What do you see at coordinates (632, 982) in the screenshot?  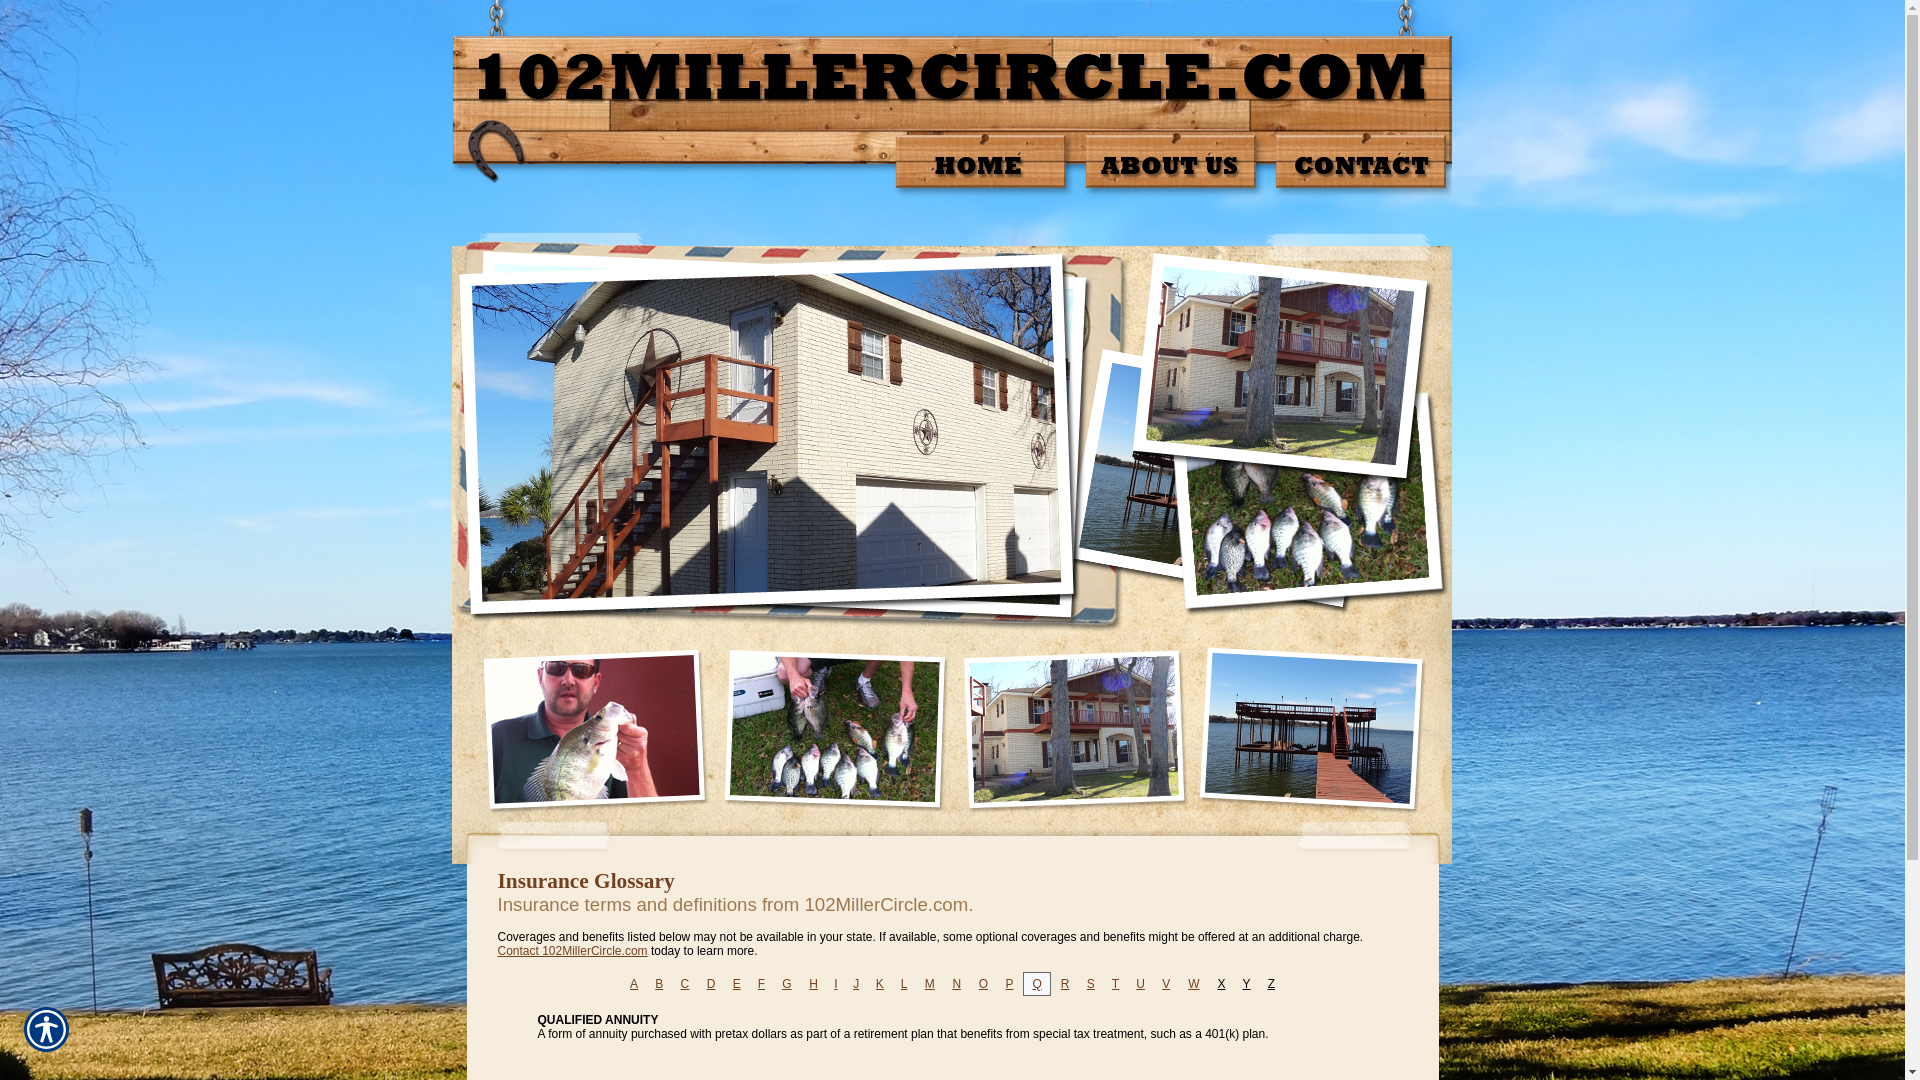 I see `'A'` at bounding box center [632, 982].